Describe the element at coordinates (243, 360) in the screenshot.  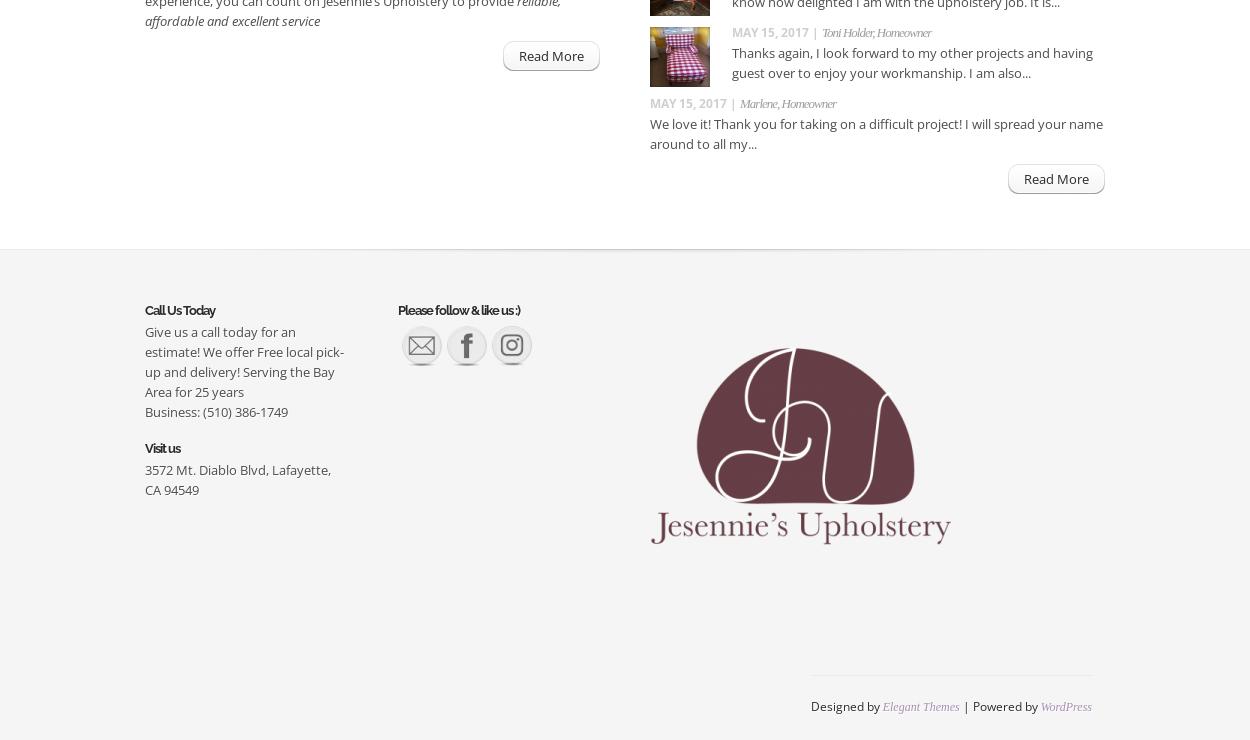
I see `'Give us a call today for an estimate!
We offer Free local pick-up and delivery!
Serving the Bay Area for 25 years'` at that location.